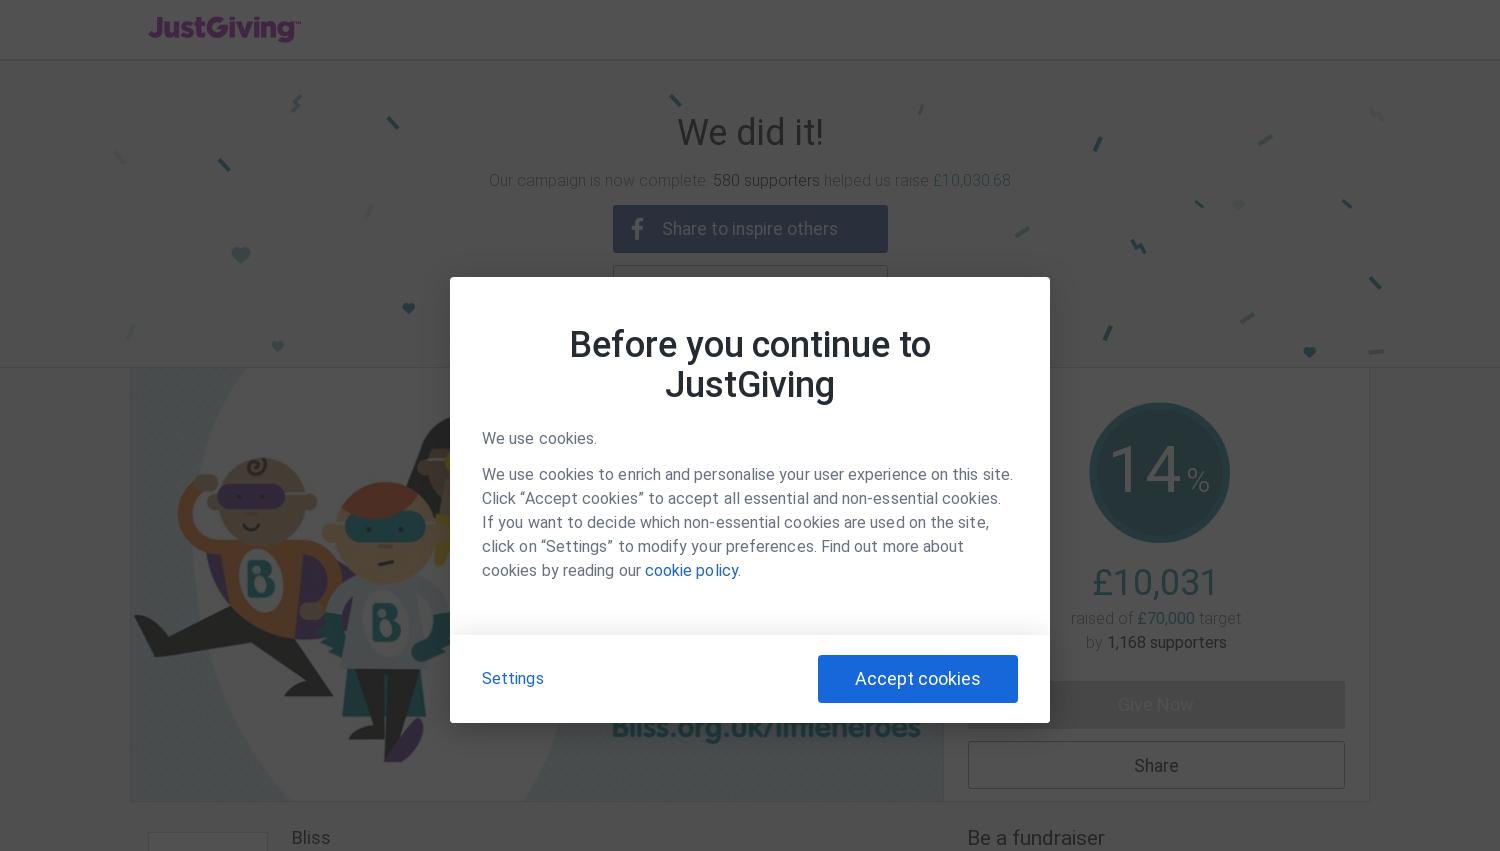 The height and width of the screenshot is (851, 1500). Describe the element at coordinates (748, 133) in the screenshot. I see `'We did it!'` at that location.